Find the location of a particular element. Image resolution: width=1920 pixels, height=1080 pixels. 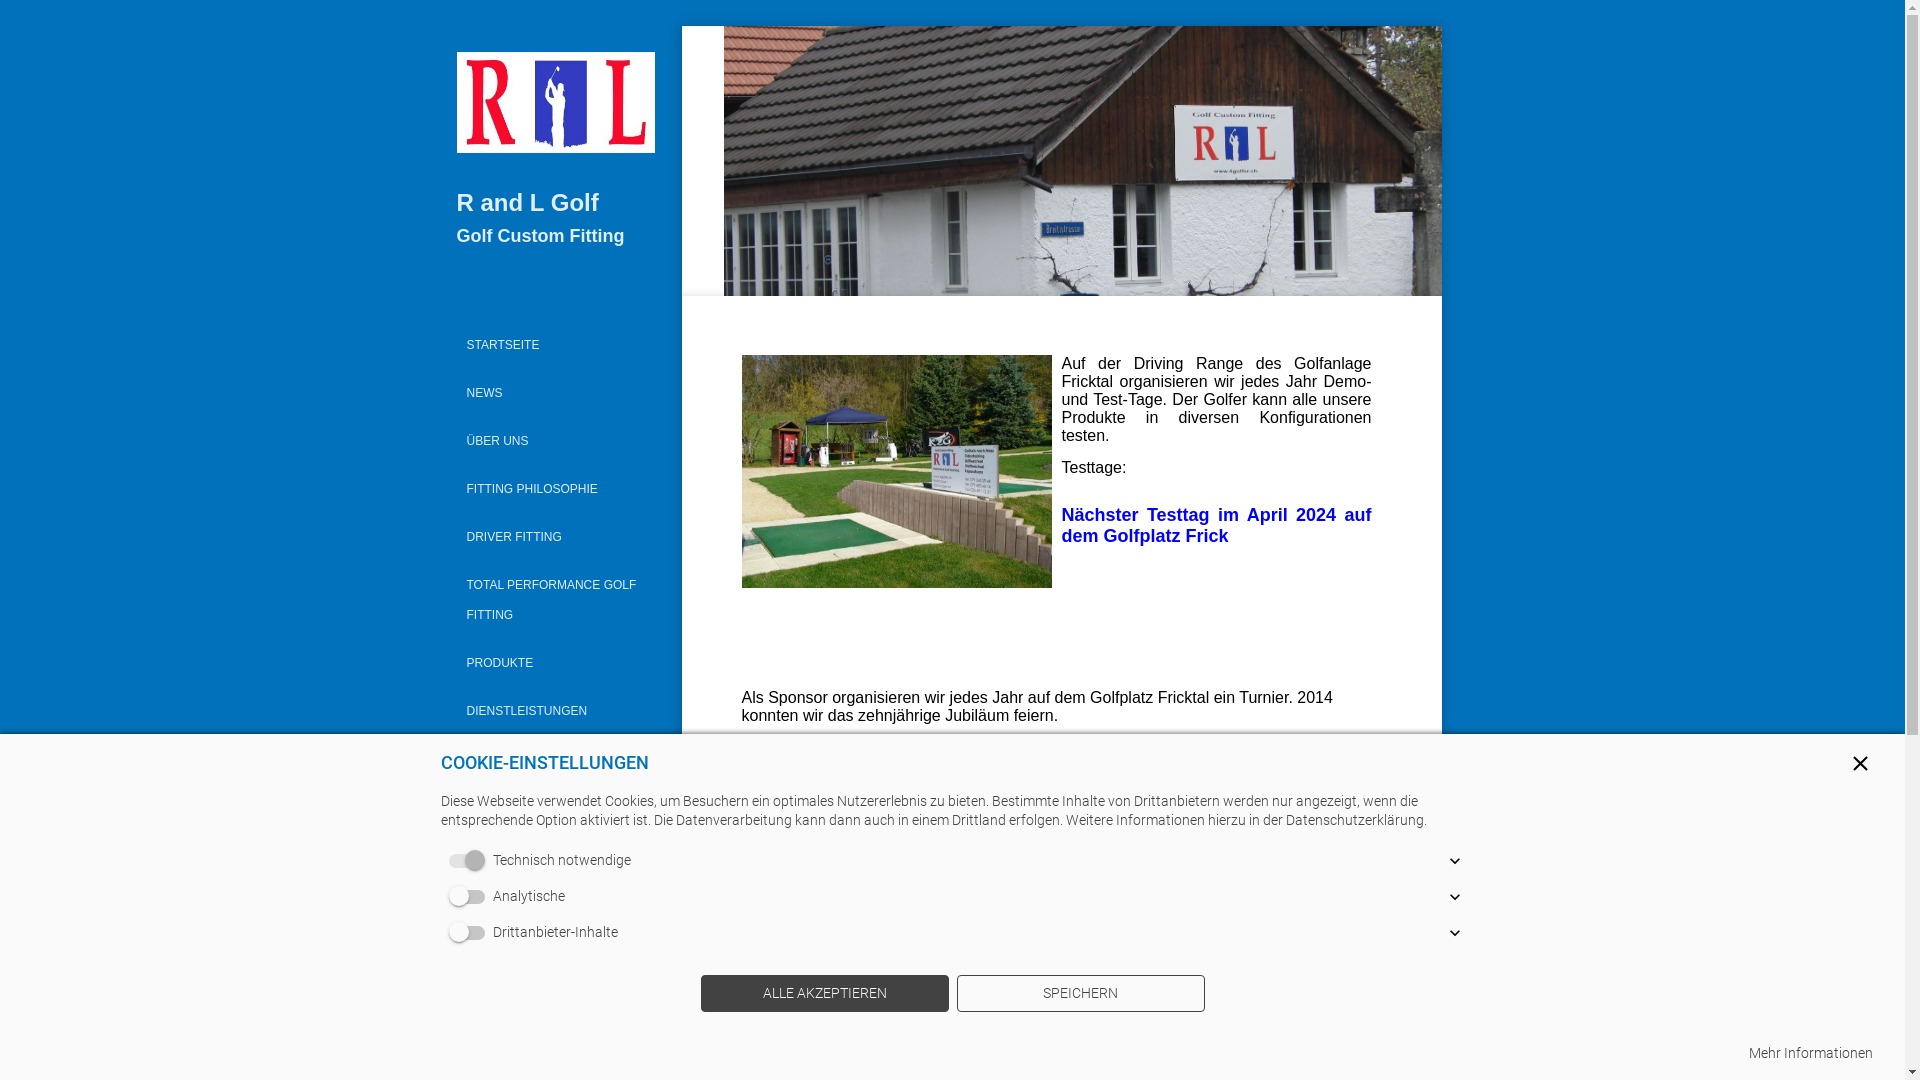

'VERANSTALTUNGEN' is located at coordinates (556, 805).